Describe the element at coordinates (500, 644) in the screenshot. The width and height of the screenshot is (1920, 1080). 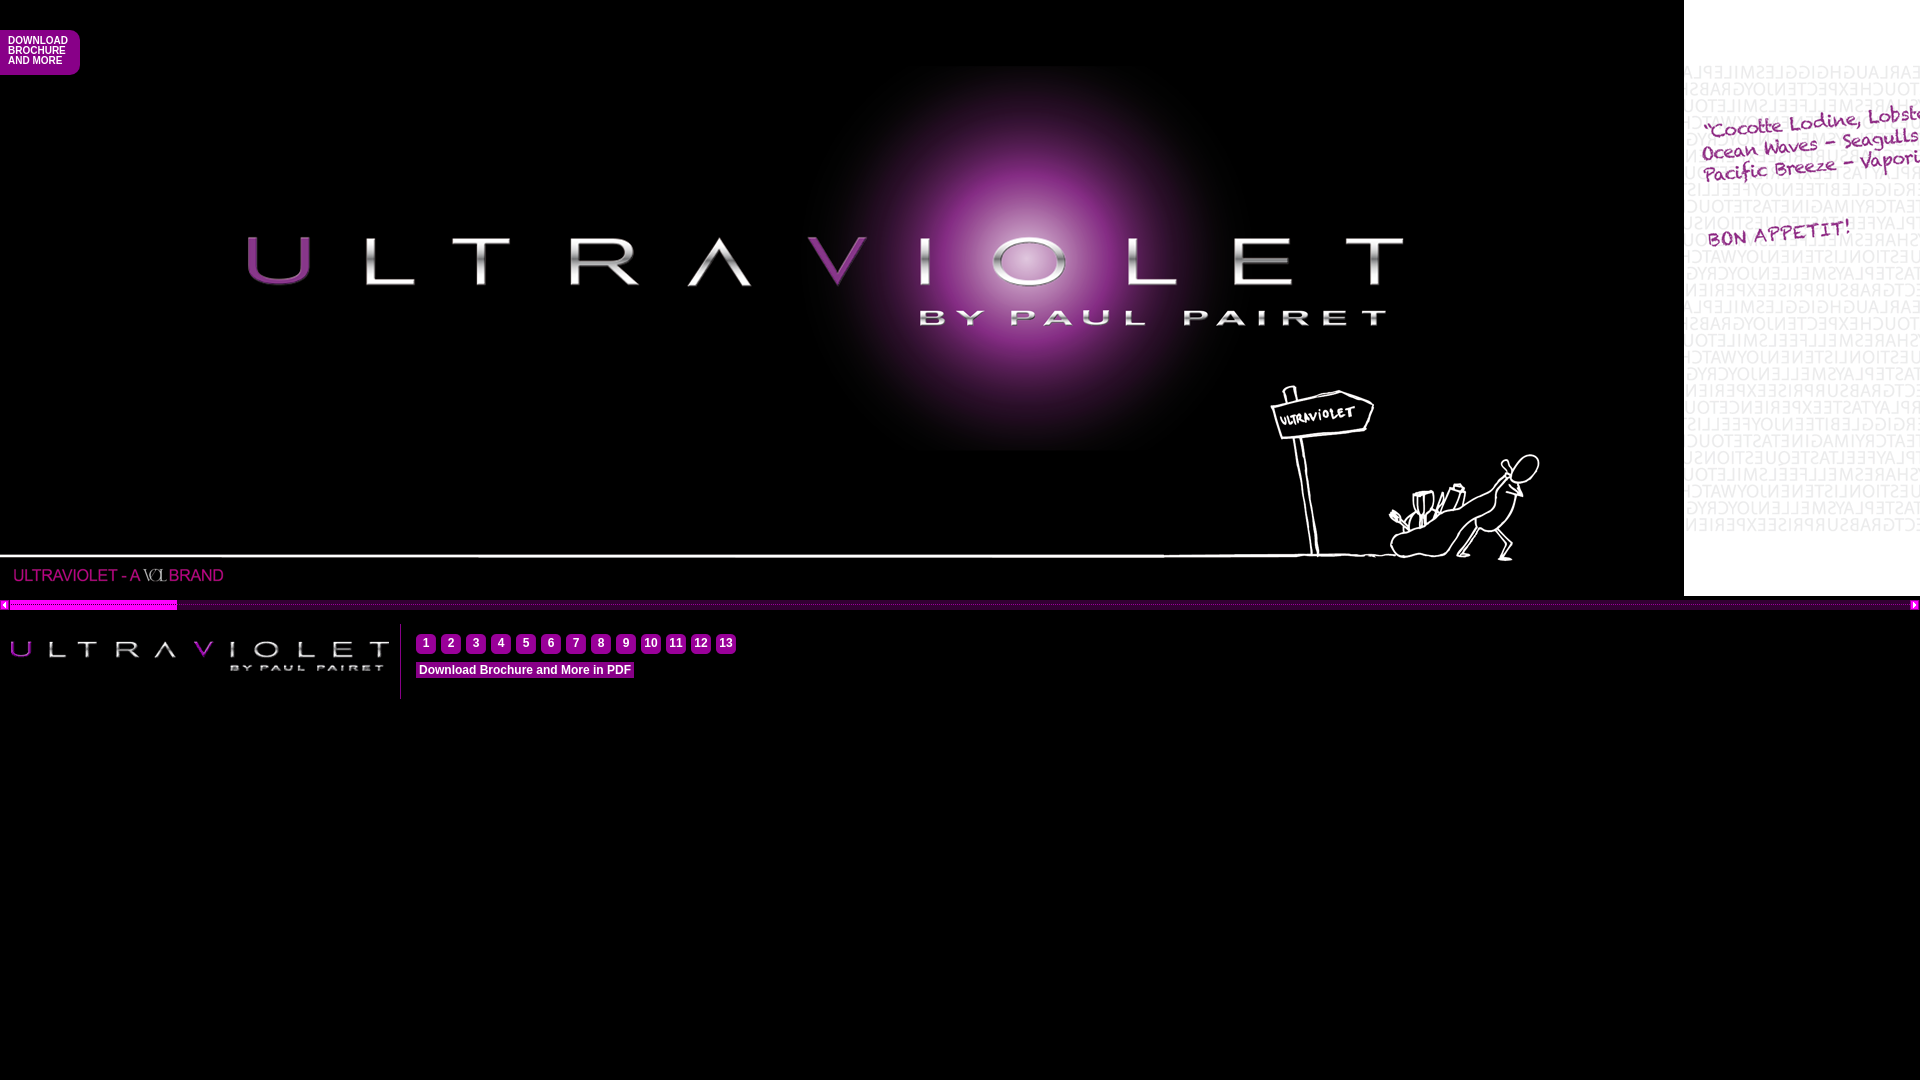
I see `'4'` at that location.